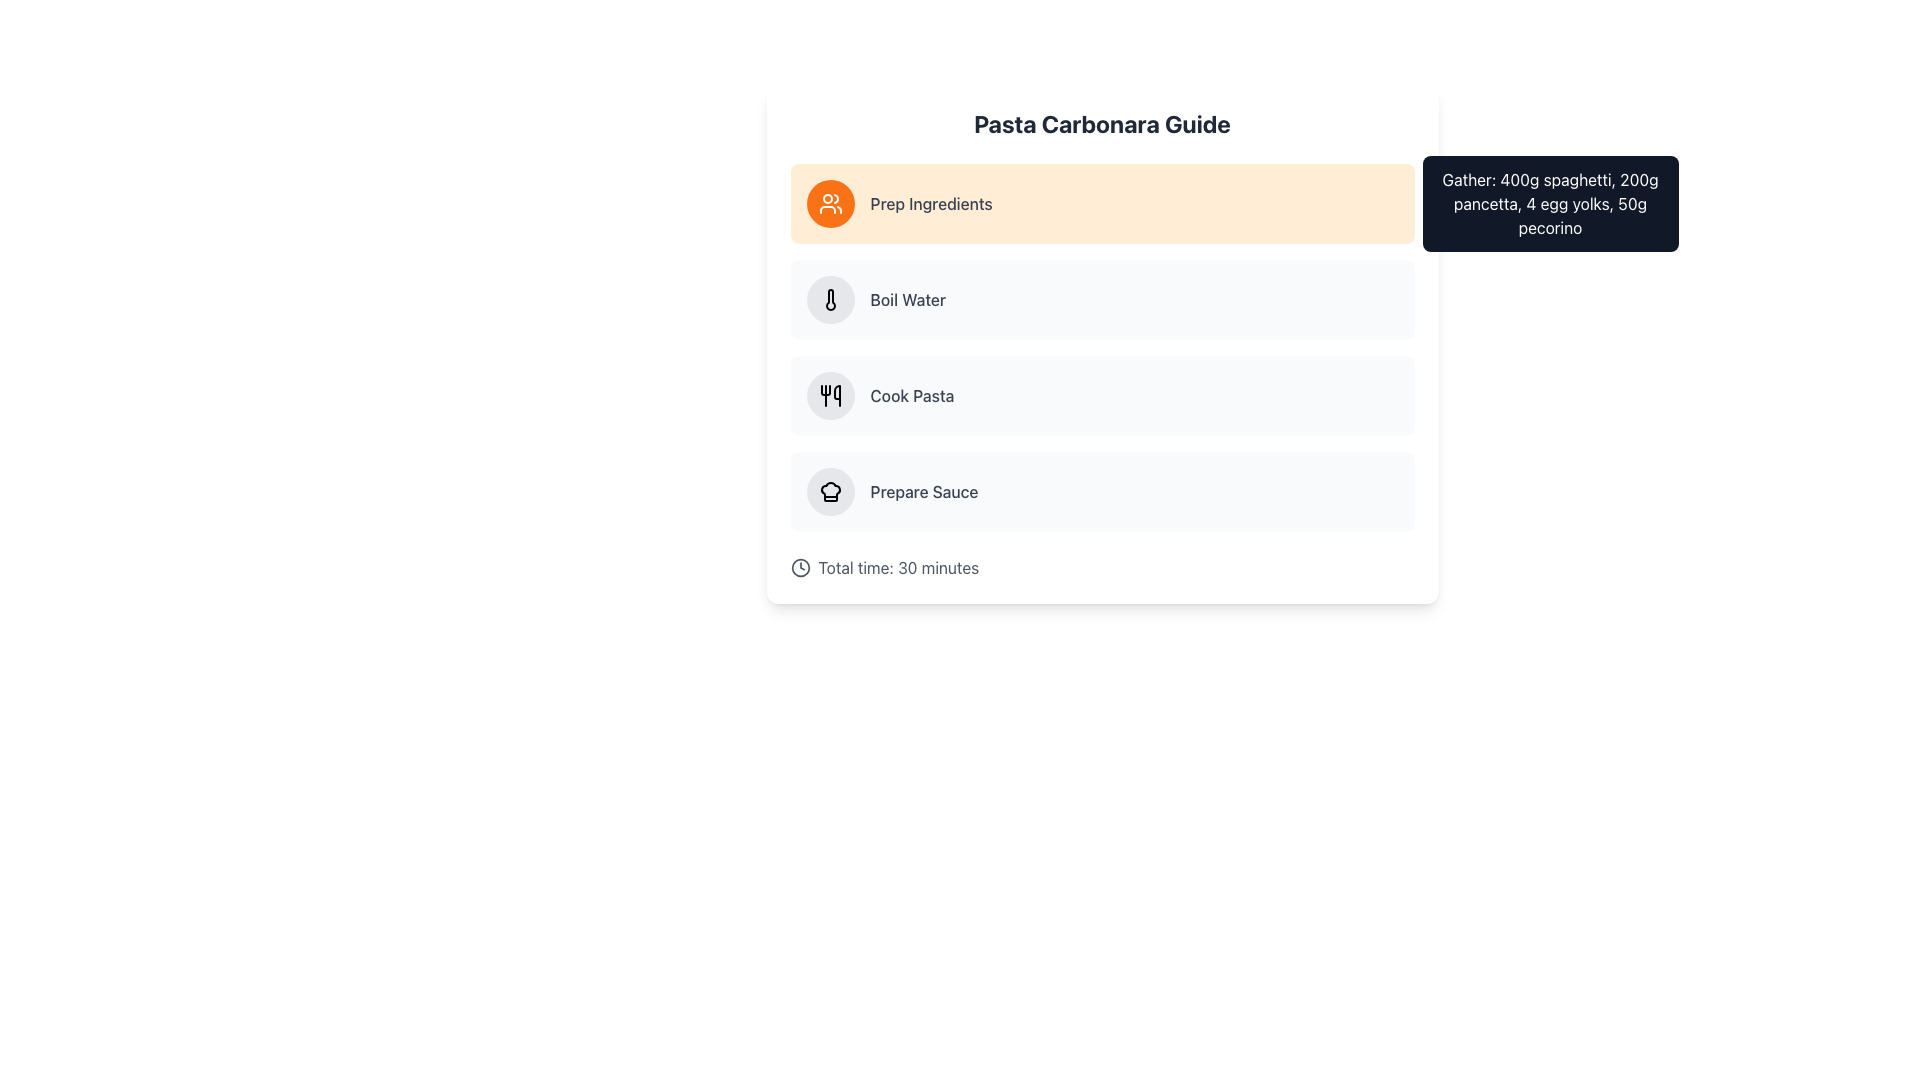 Image resolution: width=1920 pixels, height=1080 pixels. Describe the element at coordinates (830, 300) in the screenshot. I see `the 'Boil Water' icon, which visually represents the 'Boil Water' step in the cooking process, located second in the list of steps` at that location.